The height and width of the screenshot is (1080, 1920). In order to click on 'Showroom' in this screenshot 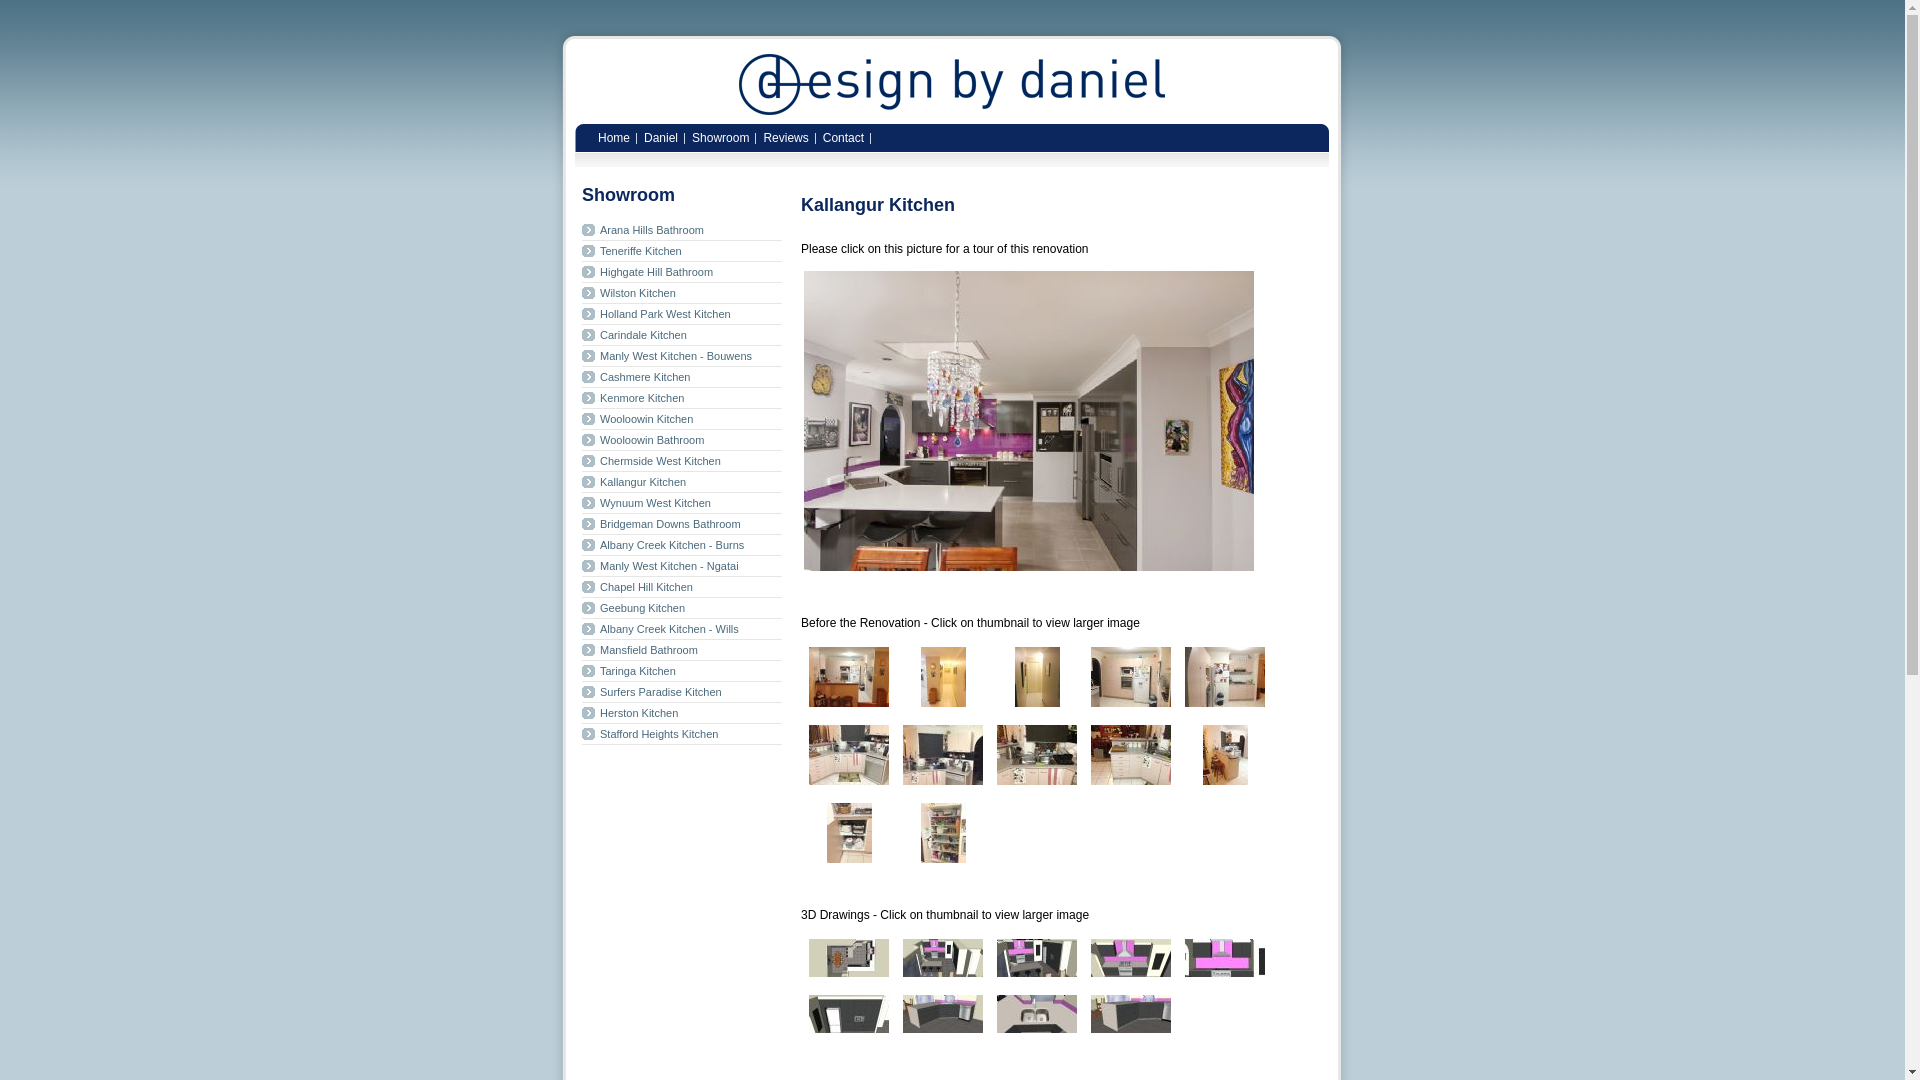, I will do `click(720, 135)`.